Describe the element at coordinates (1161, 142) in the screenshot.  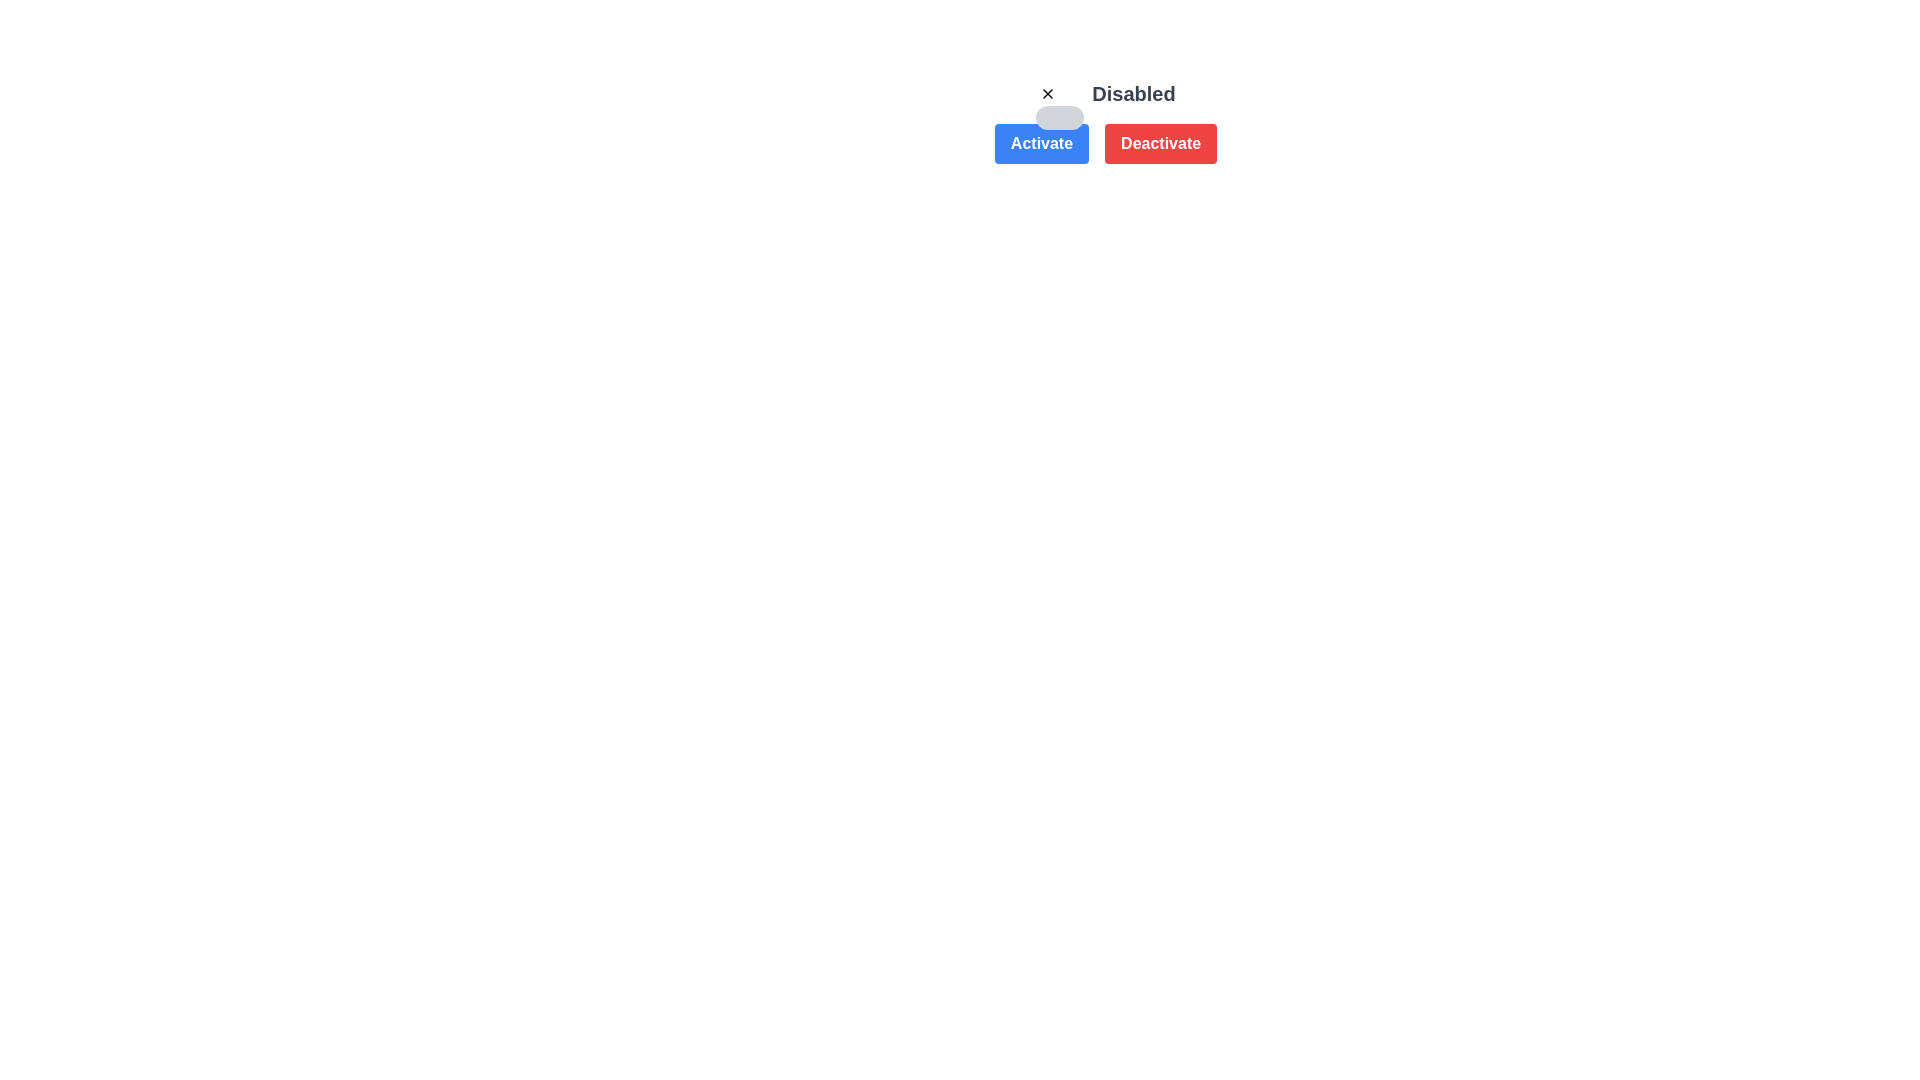
I see `the red 'Deactivate' button with bold white text, located to the right of the 'Activate' button` at that location.